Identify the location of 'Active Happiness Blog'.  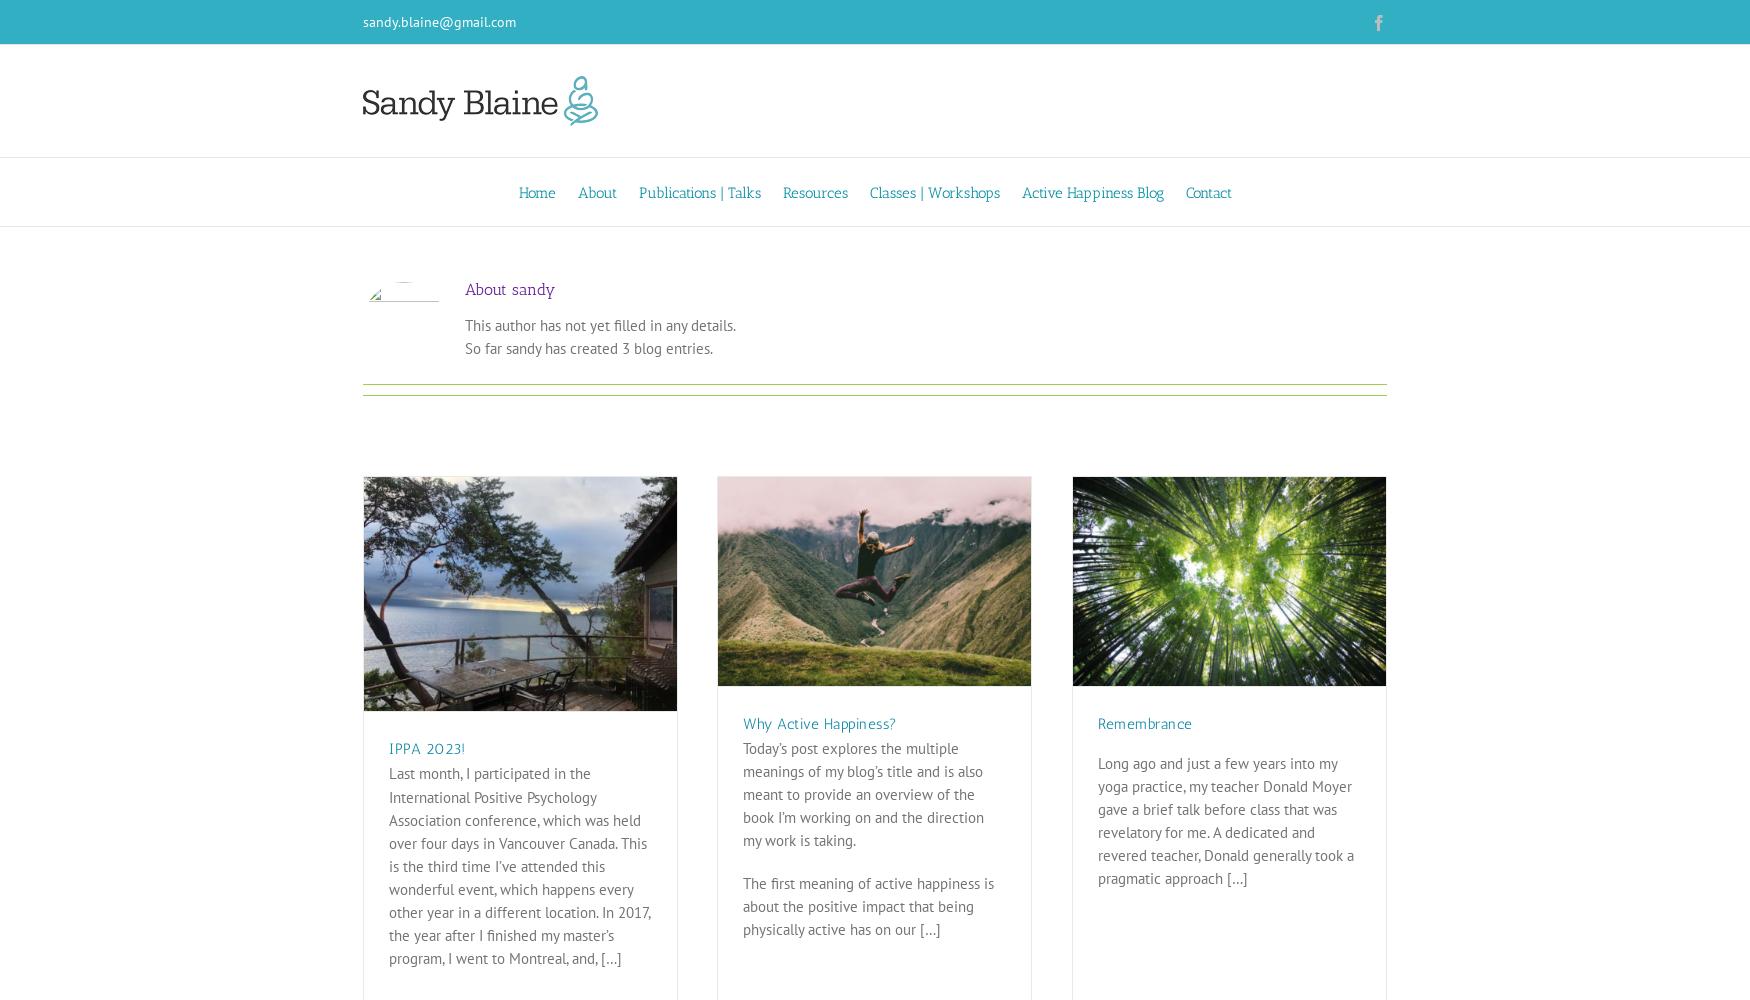
(1092, 192).